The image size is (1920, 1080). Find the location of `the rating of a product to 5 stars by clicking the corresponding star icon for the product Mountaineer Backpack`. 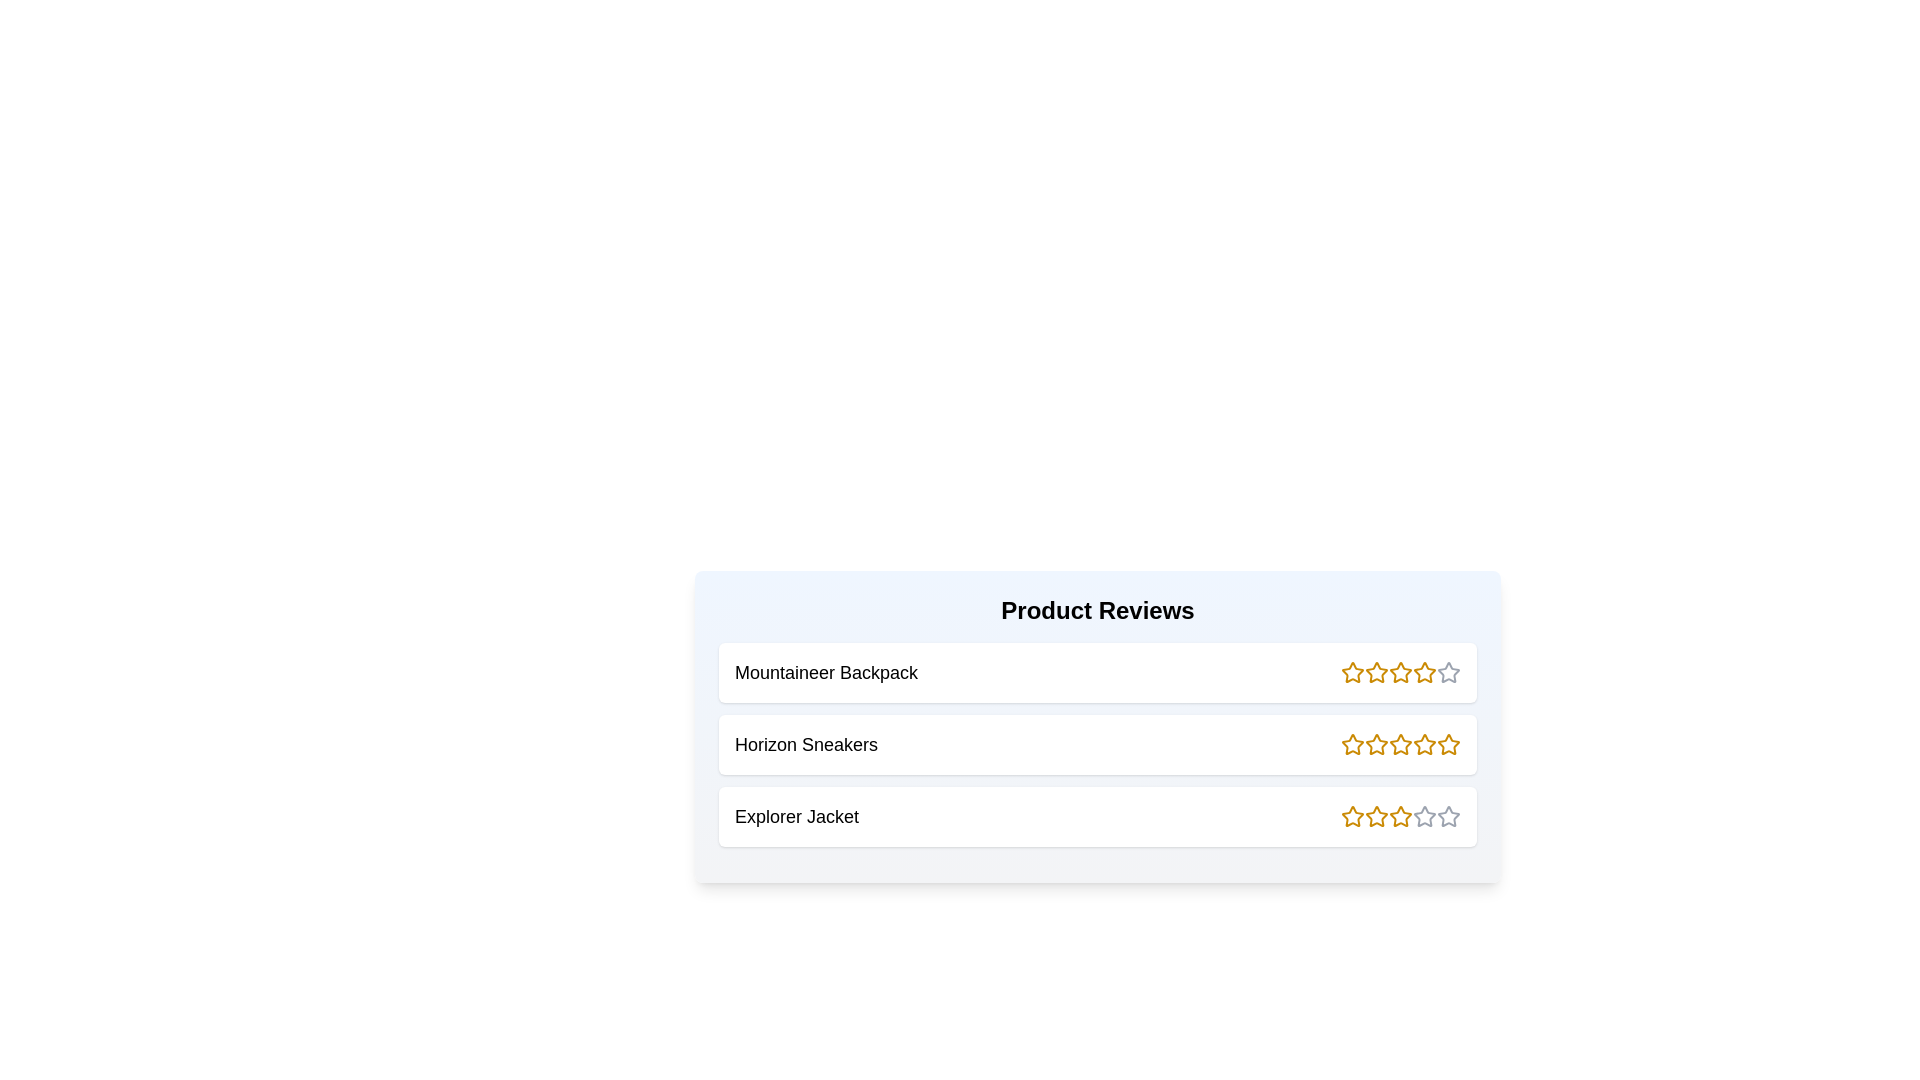

the rating of a product to 5 stars by clicking the corresponding star icon for the product Mountaineer Backpack is located at coordinates (1449, 672).